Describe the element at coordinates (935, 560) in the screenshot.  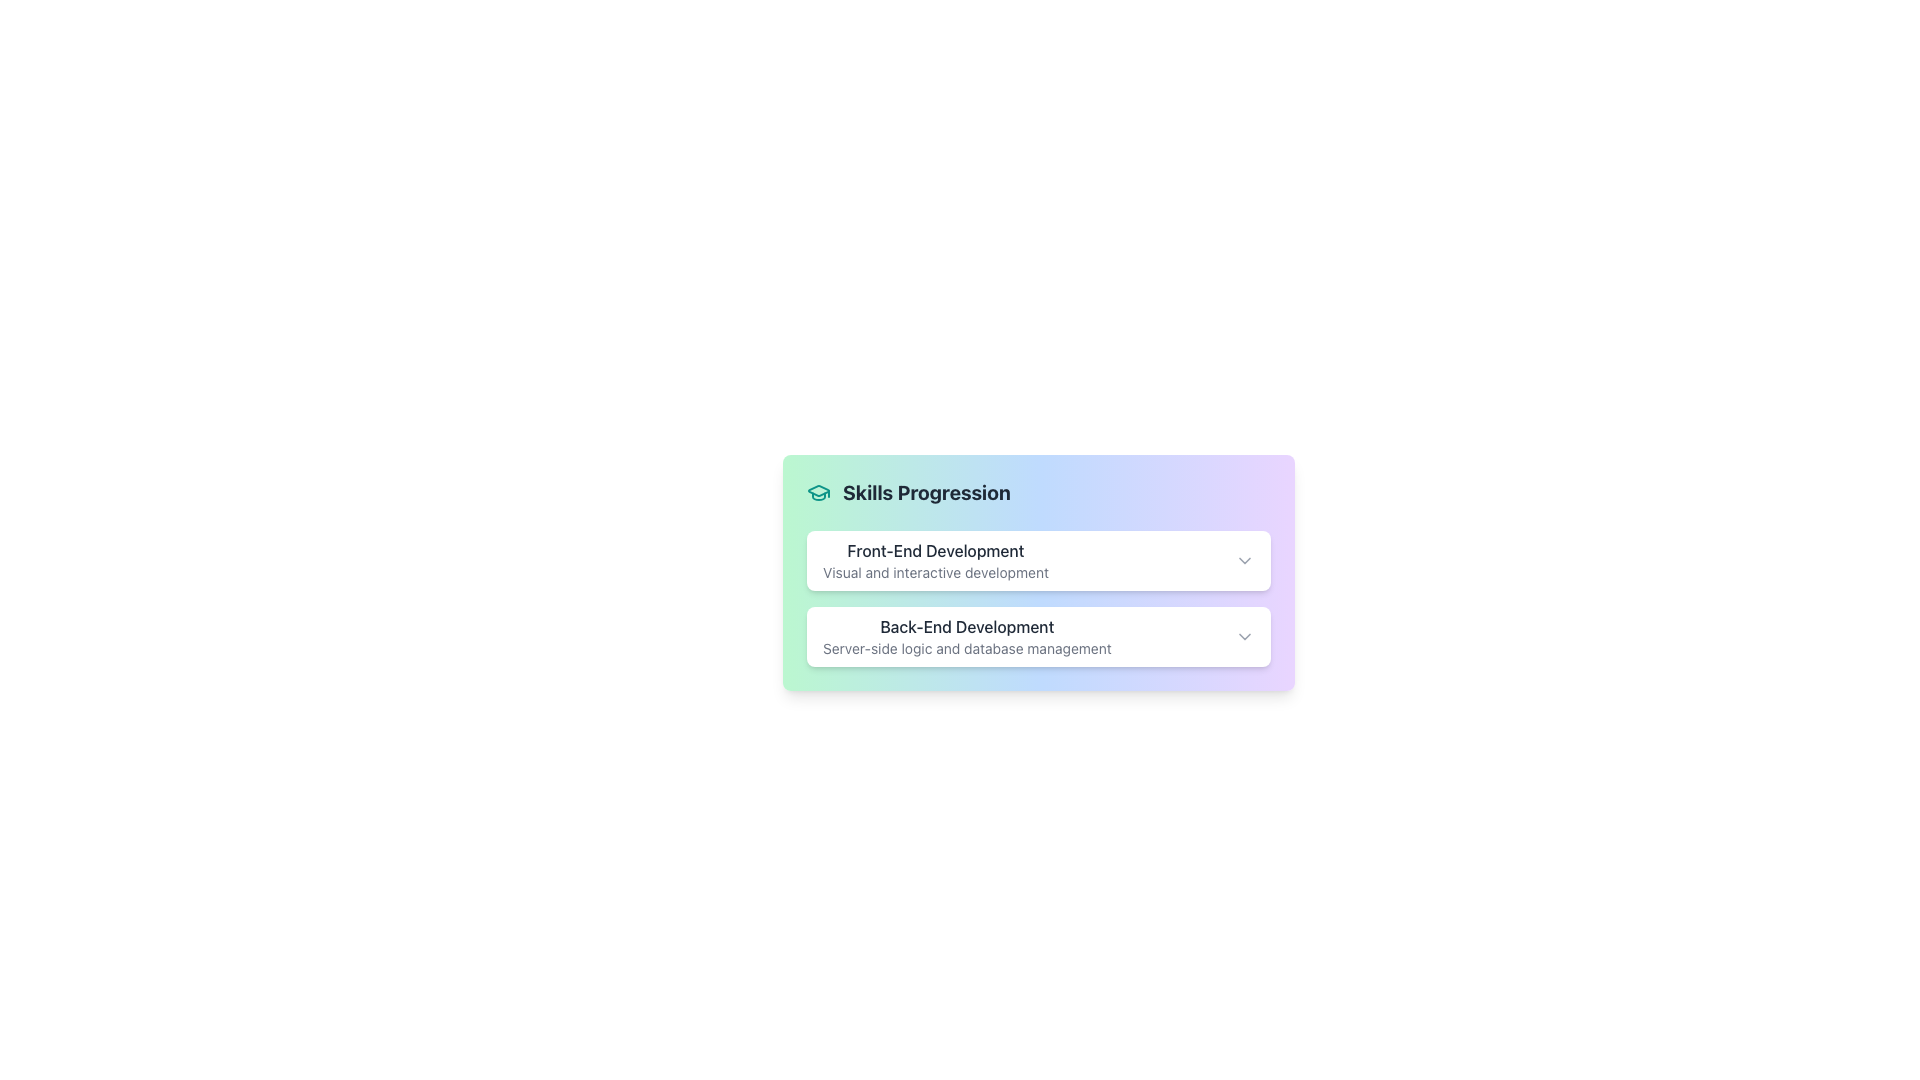
I see `the descriptive label in the 'Skills Progression' interface` at that location.